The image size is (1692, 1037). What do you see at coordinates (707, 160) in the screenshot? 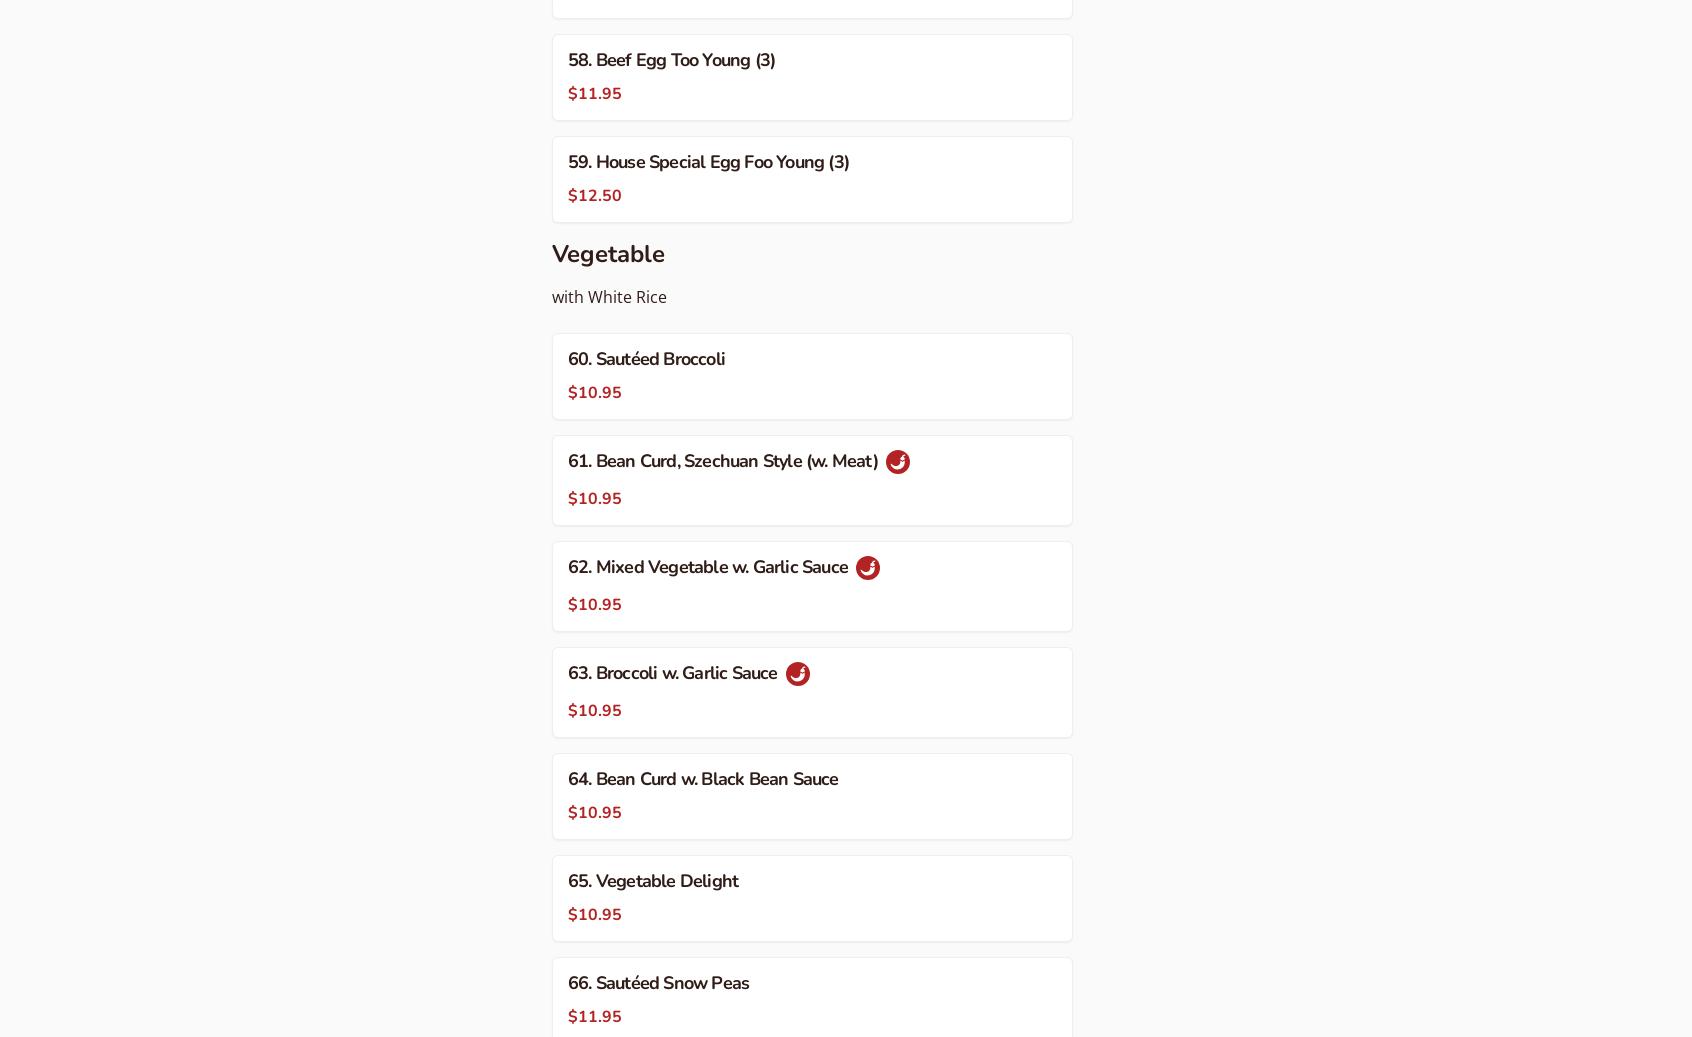
I see `'59. House Special Egg Foo Young (3)'` at bounding box center [707, 160].